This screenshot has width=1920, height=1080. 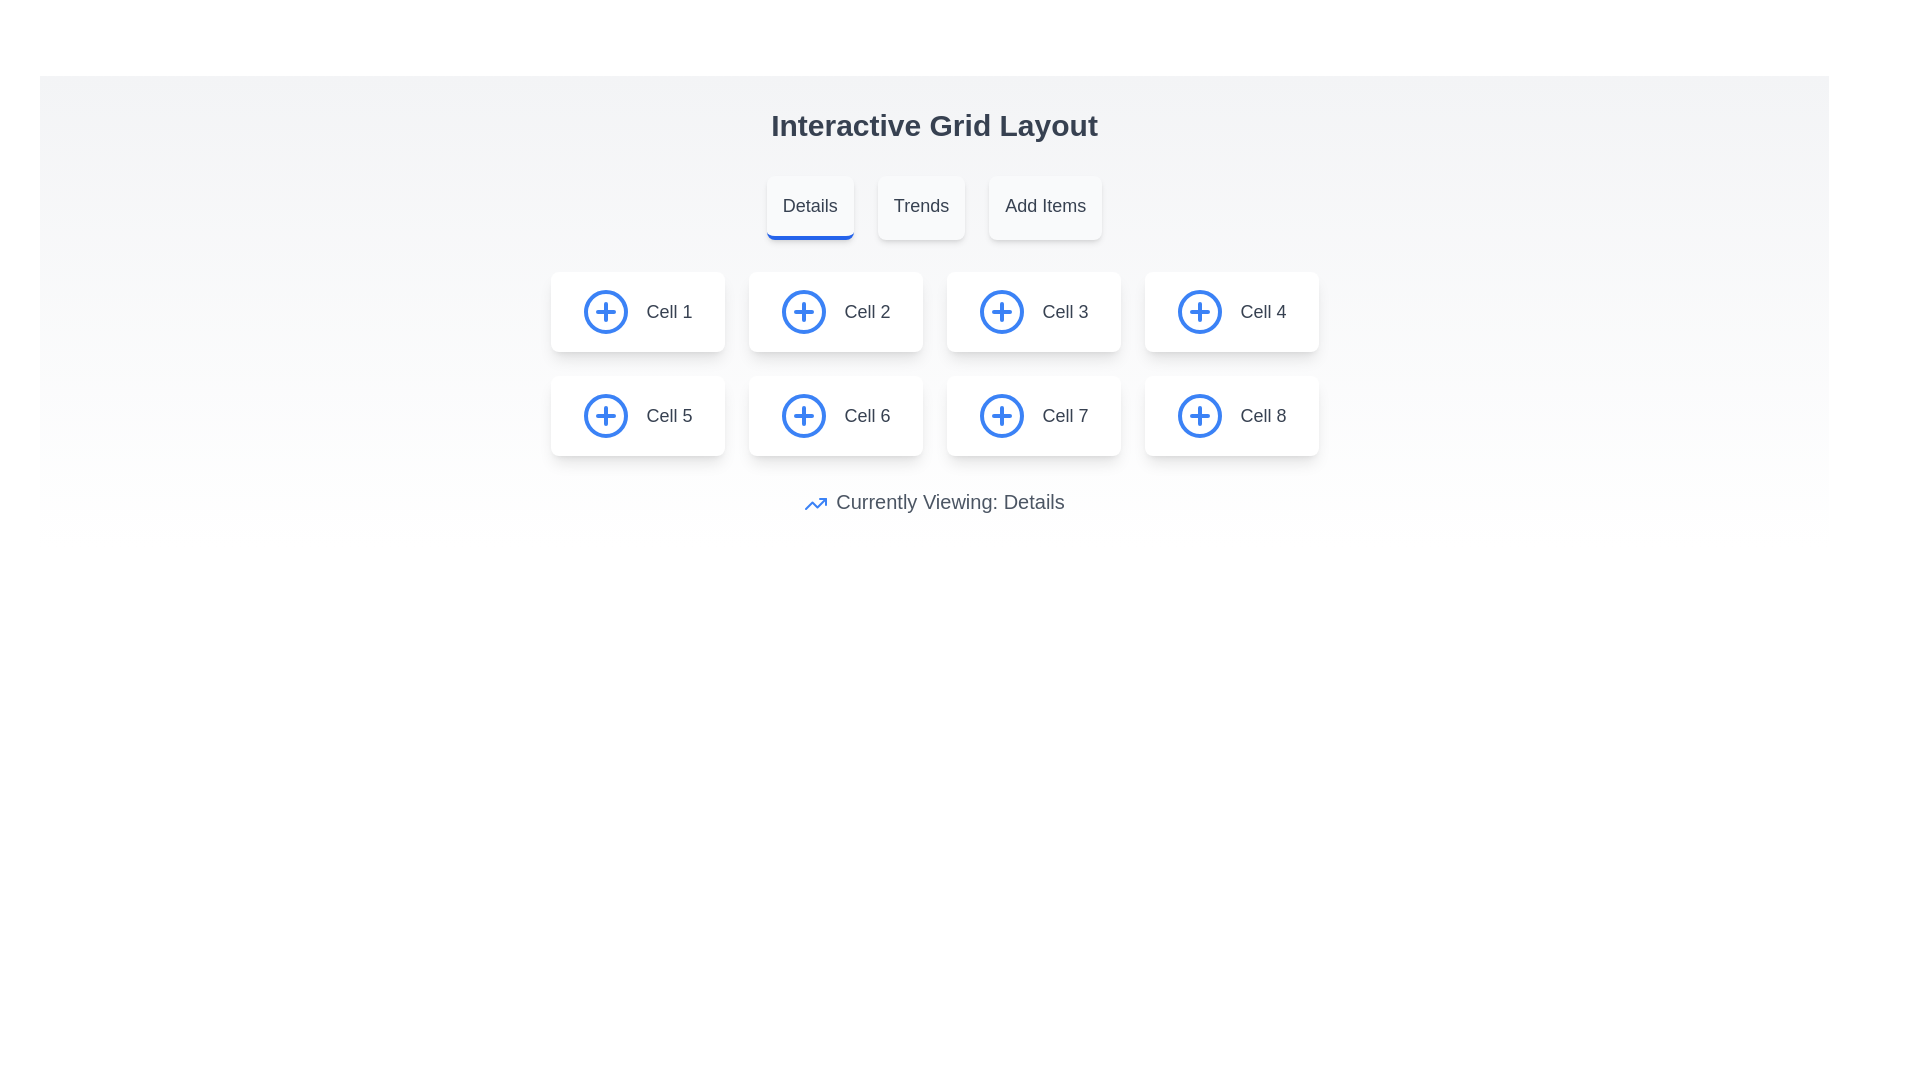 I want to click on the Text label located to the right of the 'Trends' button, indicating functionality to add items to a list or grid, so click(x=1044, y=205).